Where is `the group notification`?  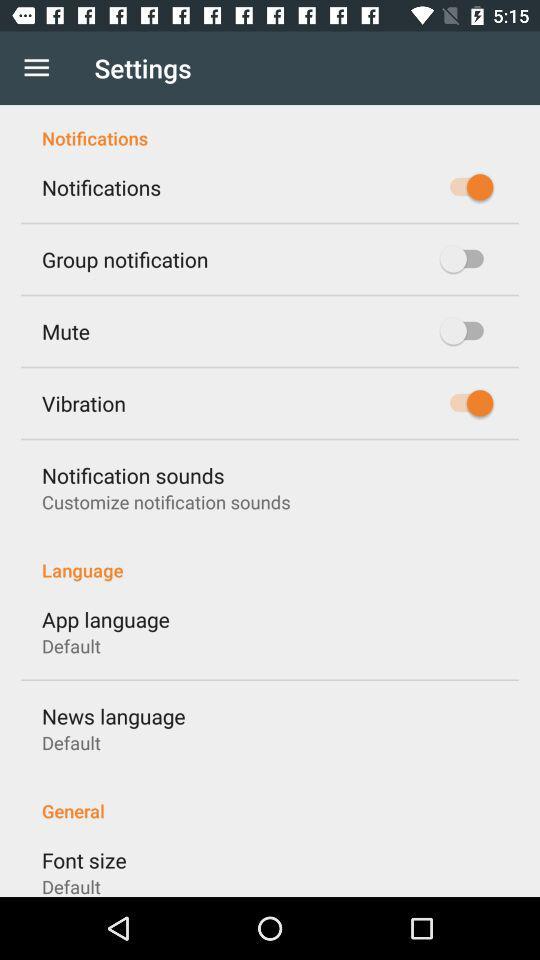
the group notification is located at coordinates (125, 258).